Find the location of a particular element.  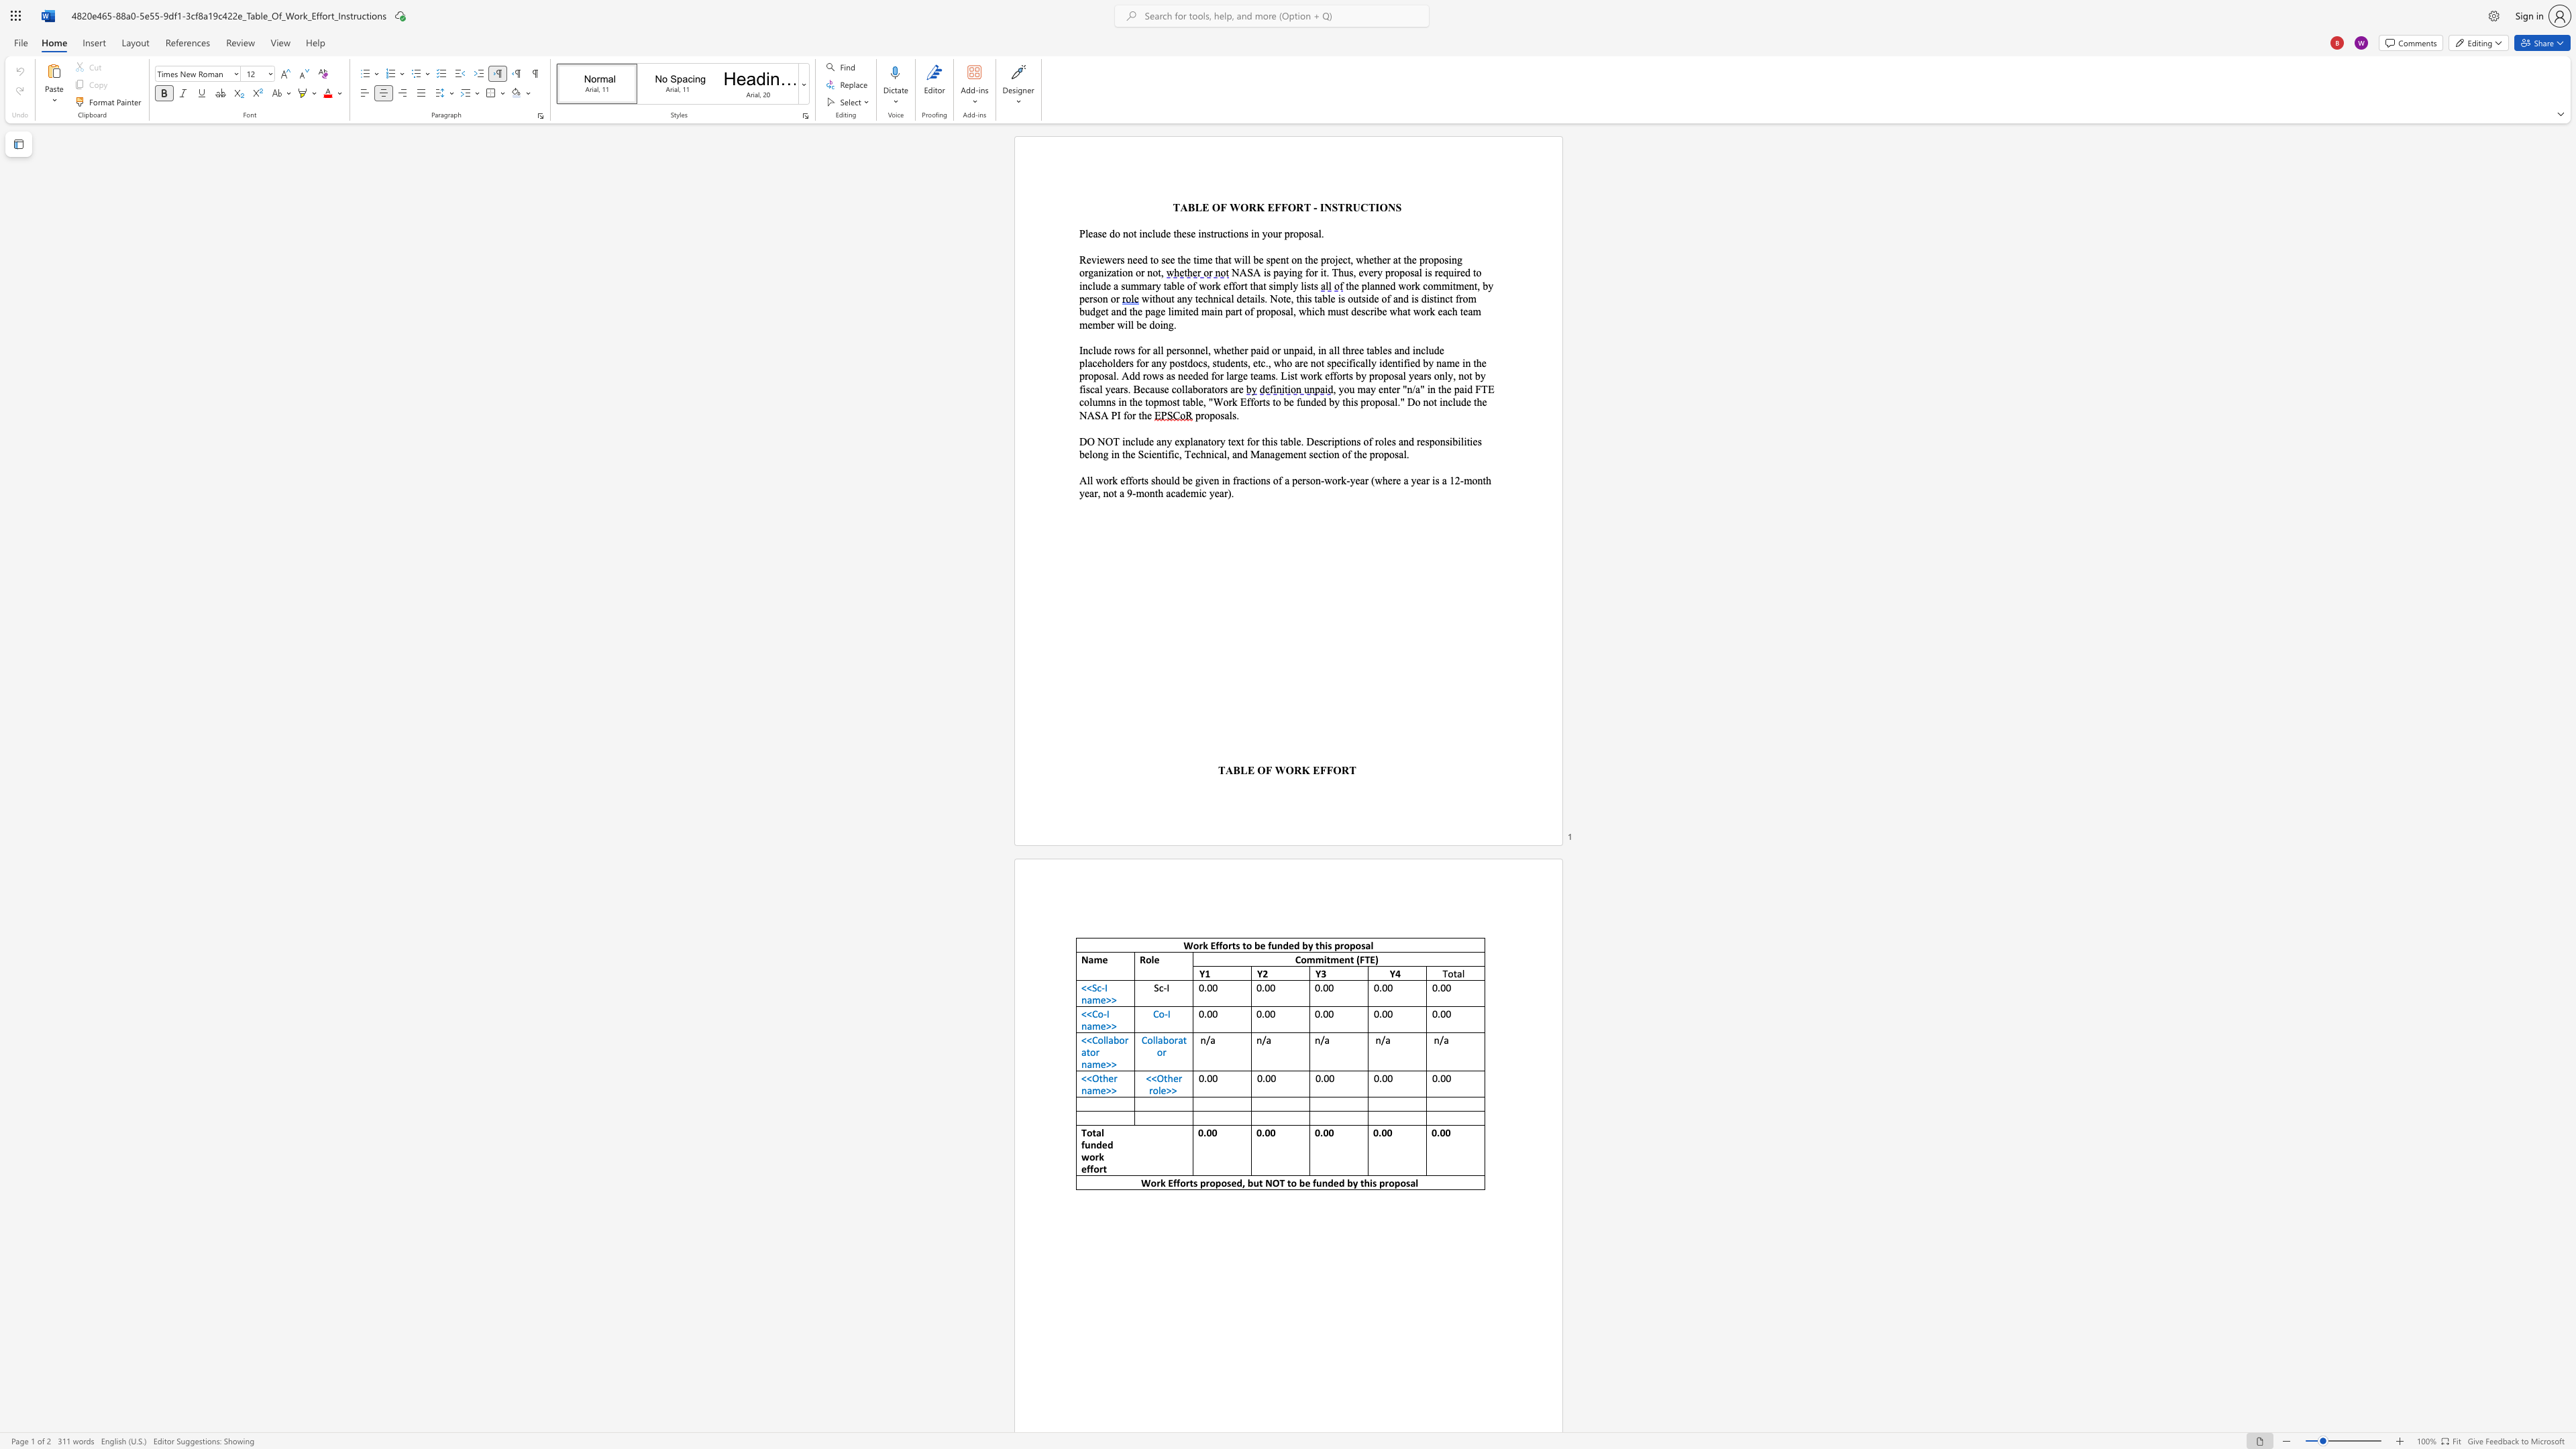

the subset text "nt (FTE" within the text "Commitment (FTE)" is located at coordinates (1344, 959).